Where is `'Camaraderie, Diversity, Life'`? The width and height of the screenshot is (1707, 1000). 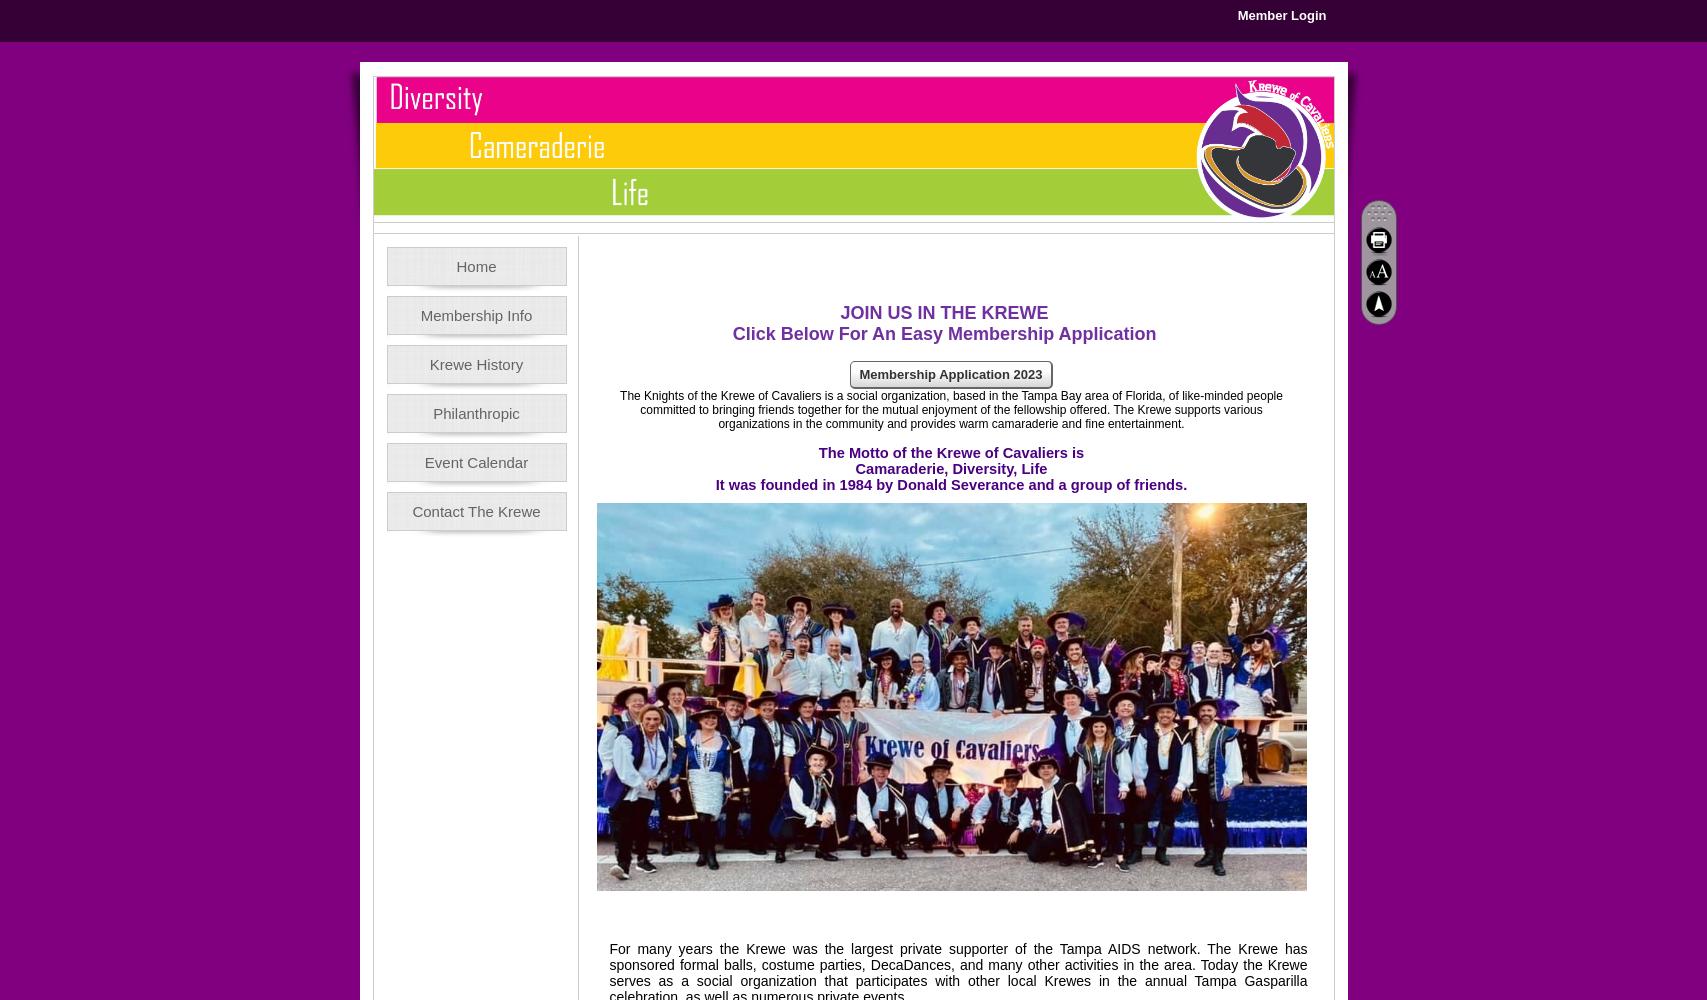 'Camaraderie, Diversity, Life' is located at coordinates (949, 468).